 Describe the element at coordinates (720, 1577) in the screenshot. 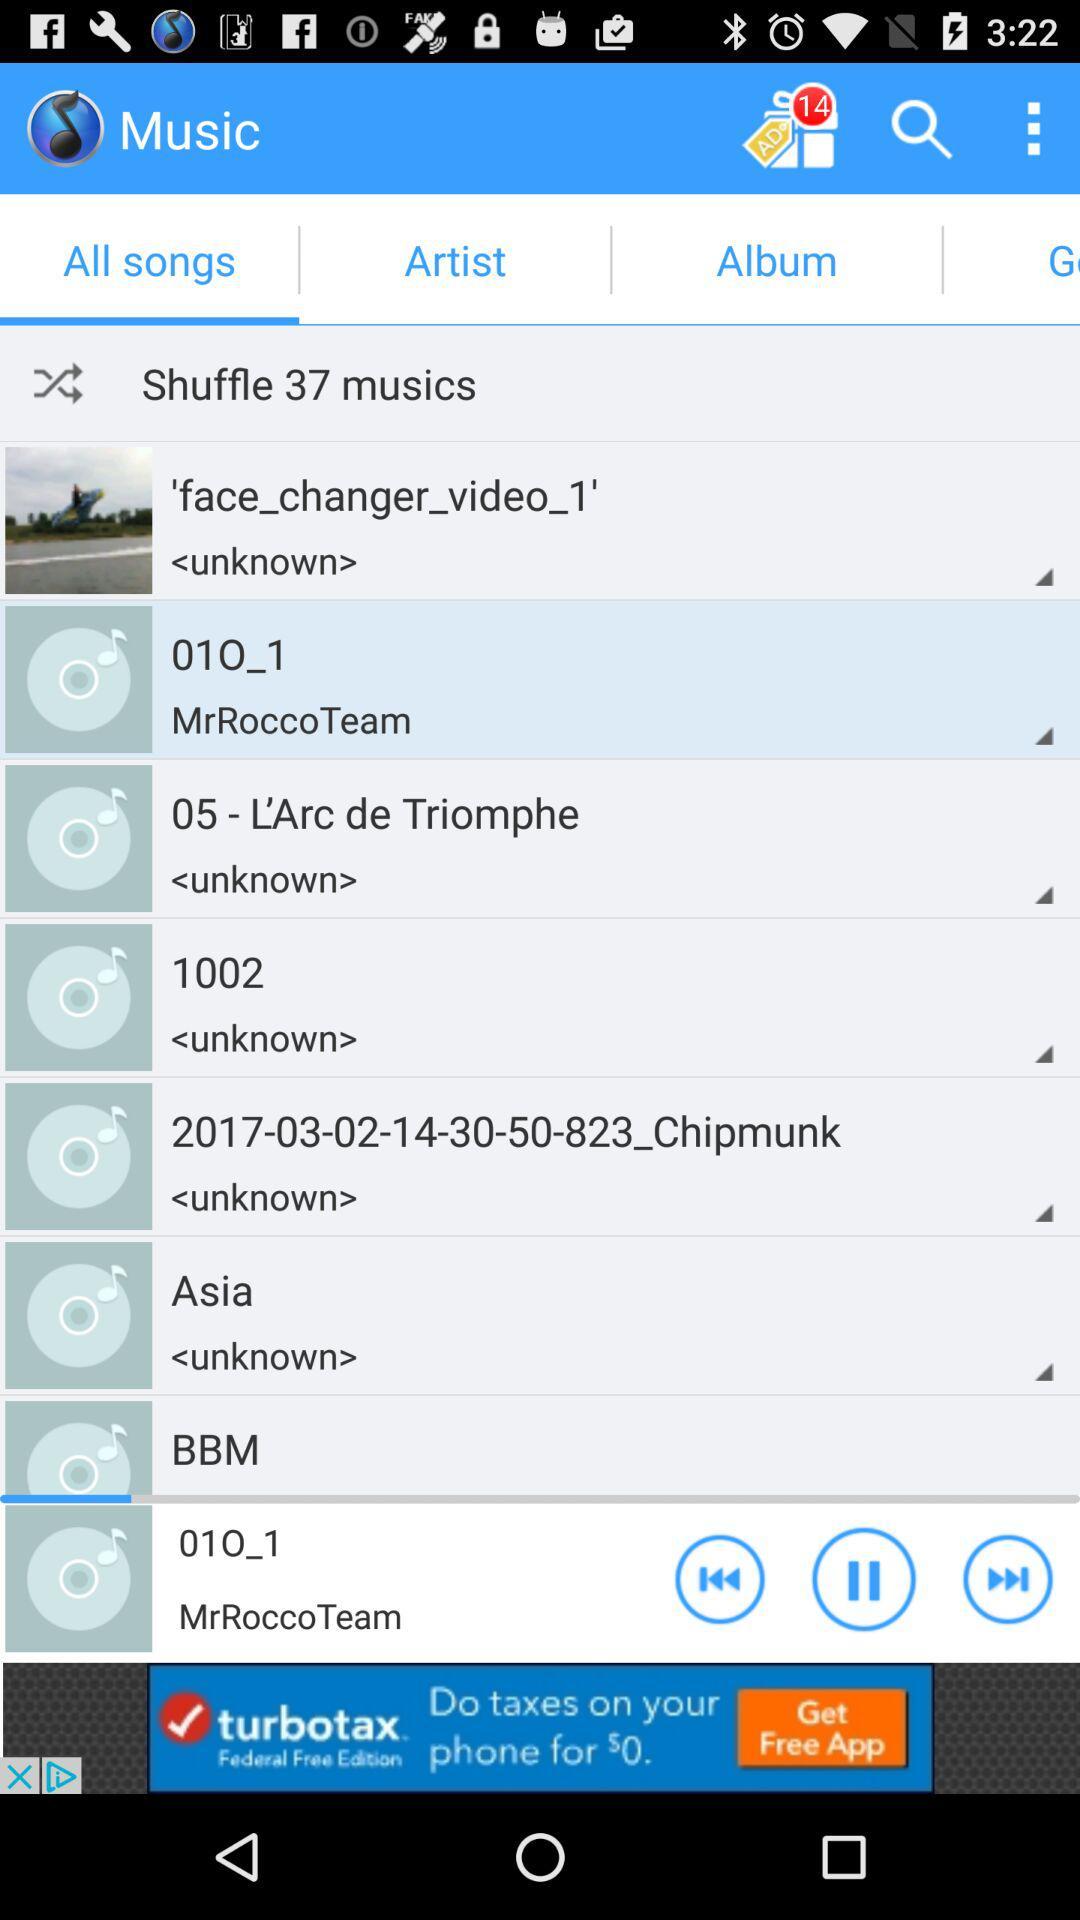

I see `rewind` at that location.